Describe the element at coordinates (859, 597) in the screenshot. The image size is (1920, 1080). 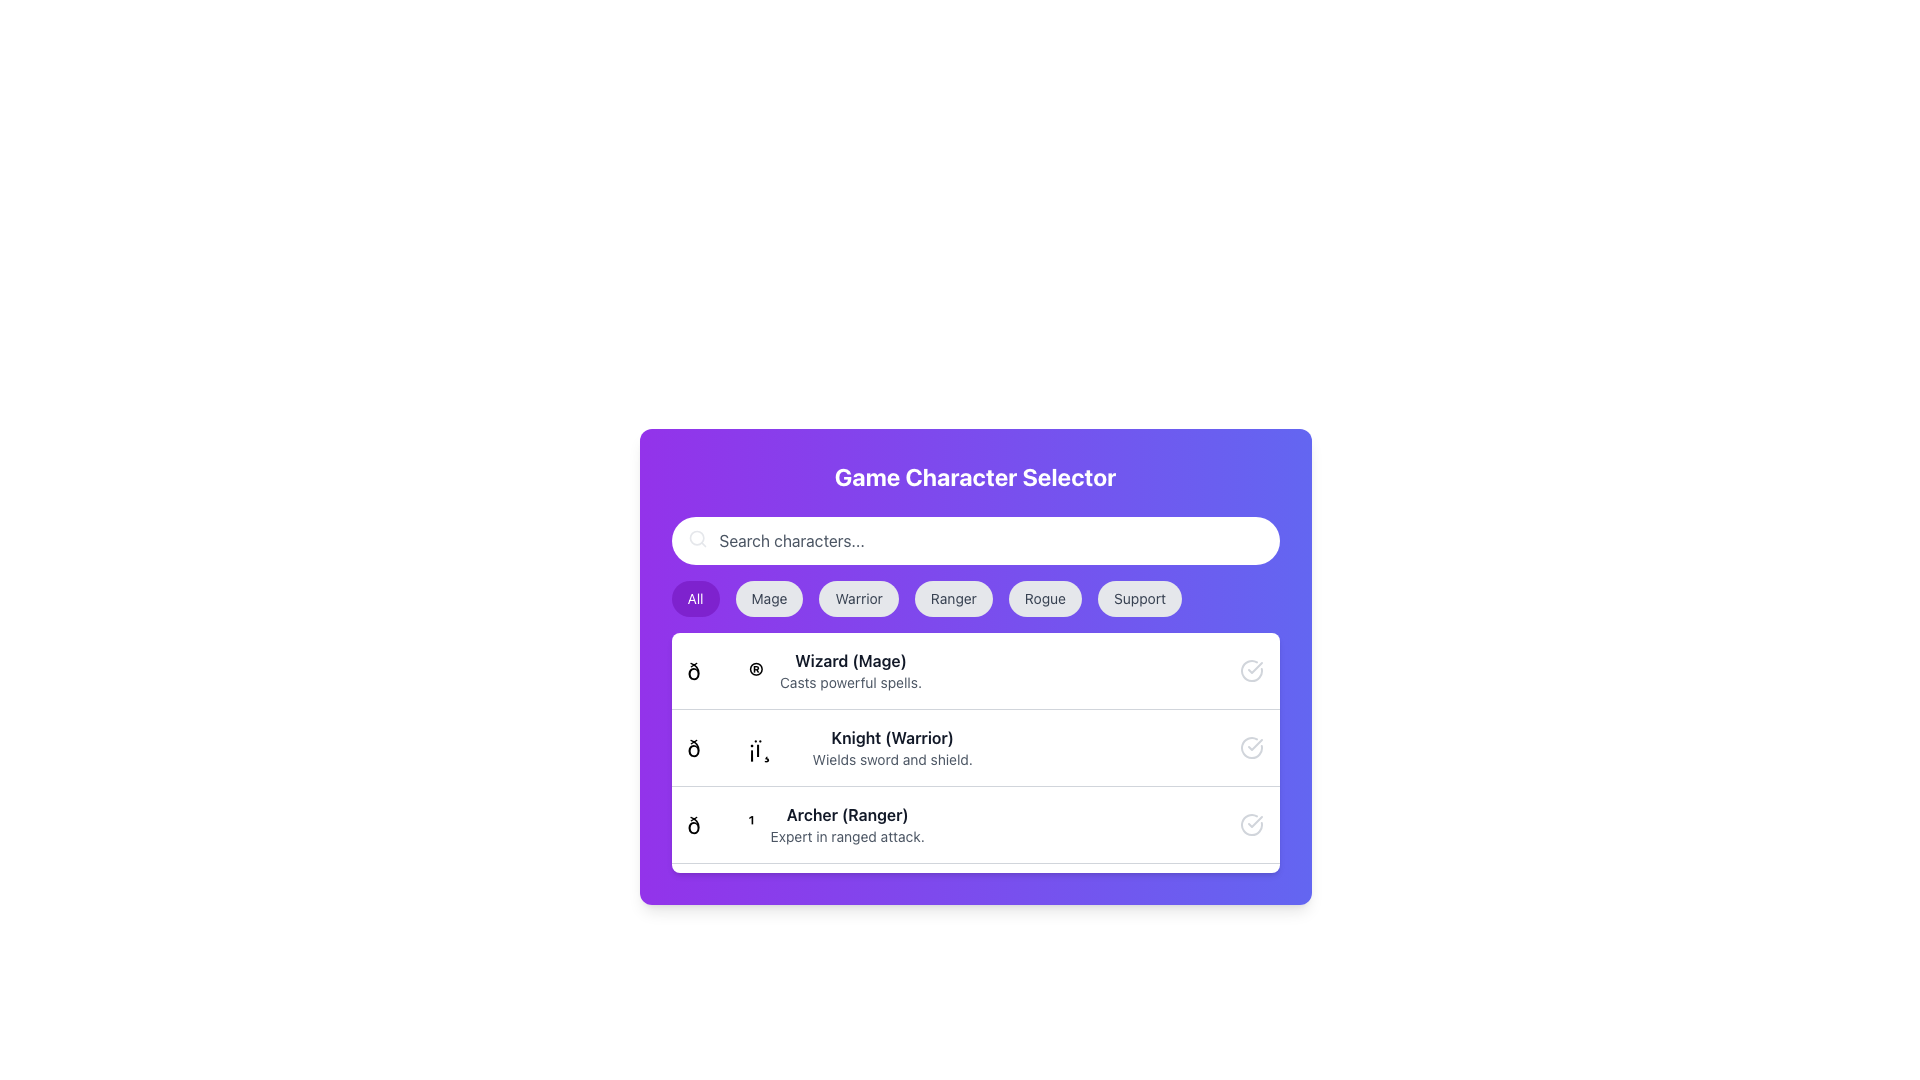
I see `the 'Warrior' filter button, which is the third button in a series of six located below the search bar, to filter the character list accordingly` at that location.